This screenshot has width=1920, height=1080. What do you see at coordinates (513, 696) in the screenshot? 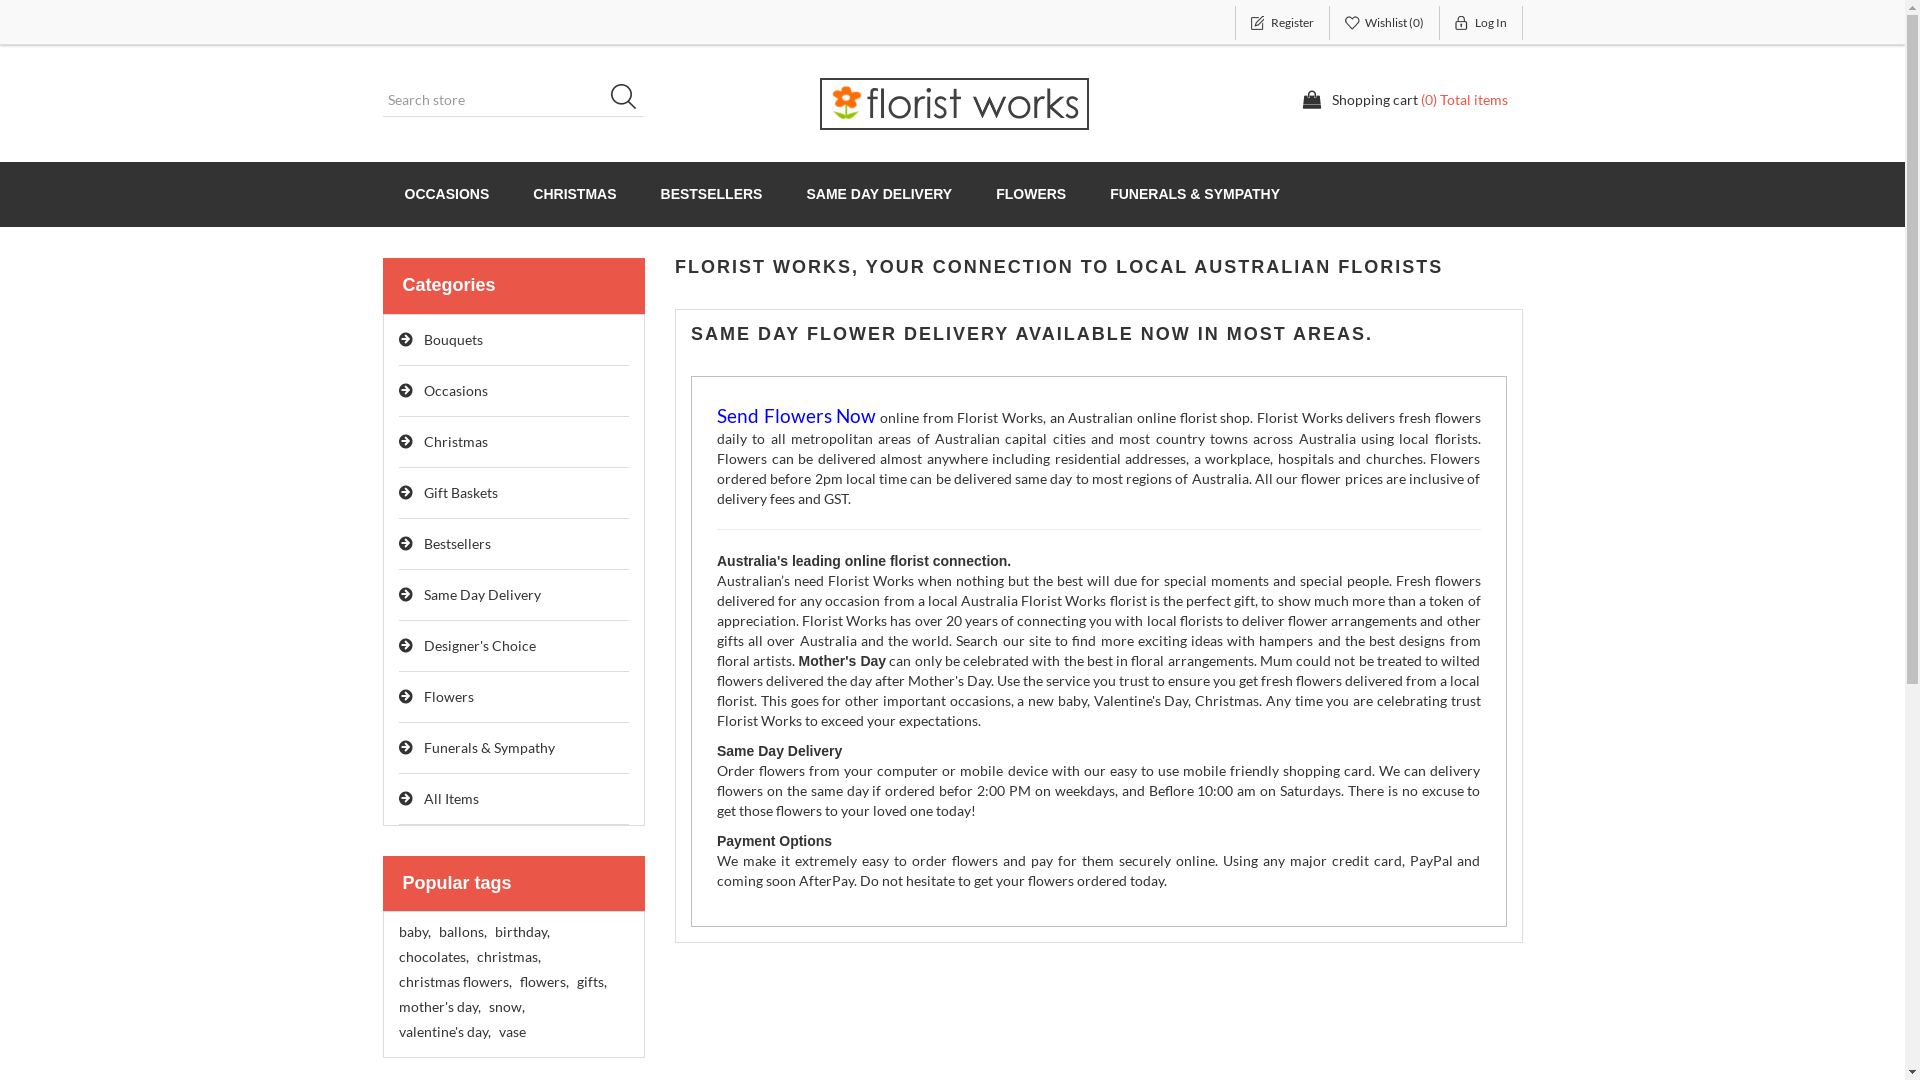
I see `'Flowers'` at bounding box center [513, 696].